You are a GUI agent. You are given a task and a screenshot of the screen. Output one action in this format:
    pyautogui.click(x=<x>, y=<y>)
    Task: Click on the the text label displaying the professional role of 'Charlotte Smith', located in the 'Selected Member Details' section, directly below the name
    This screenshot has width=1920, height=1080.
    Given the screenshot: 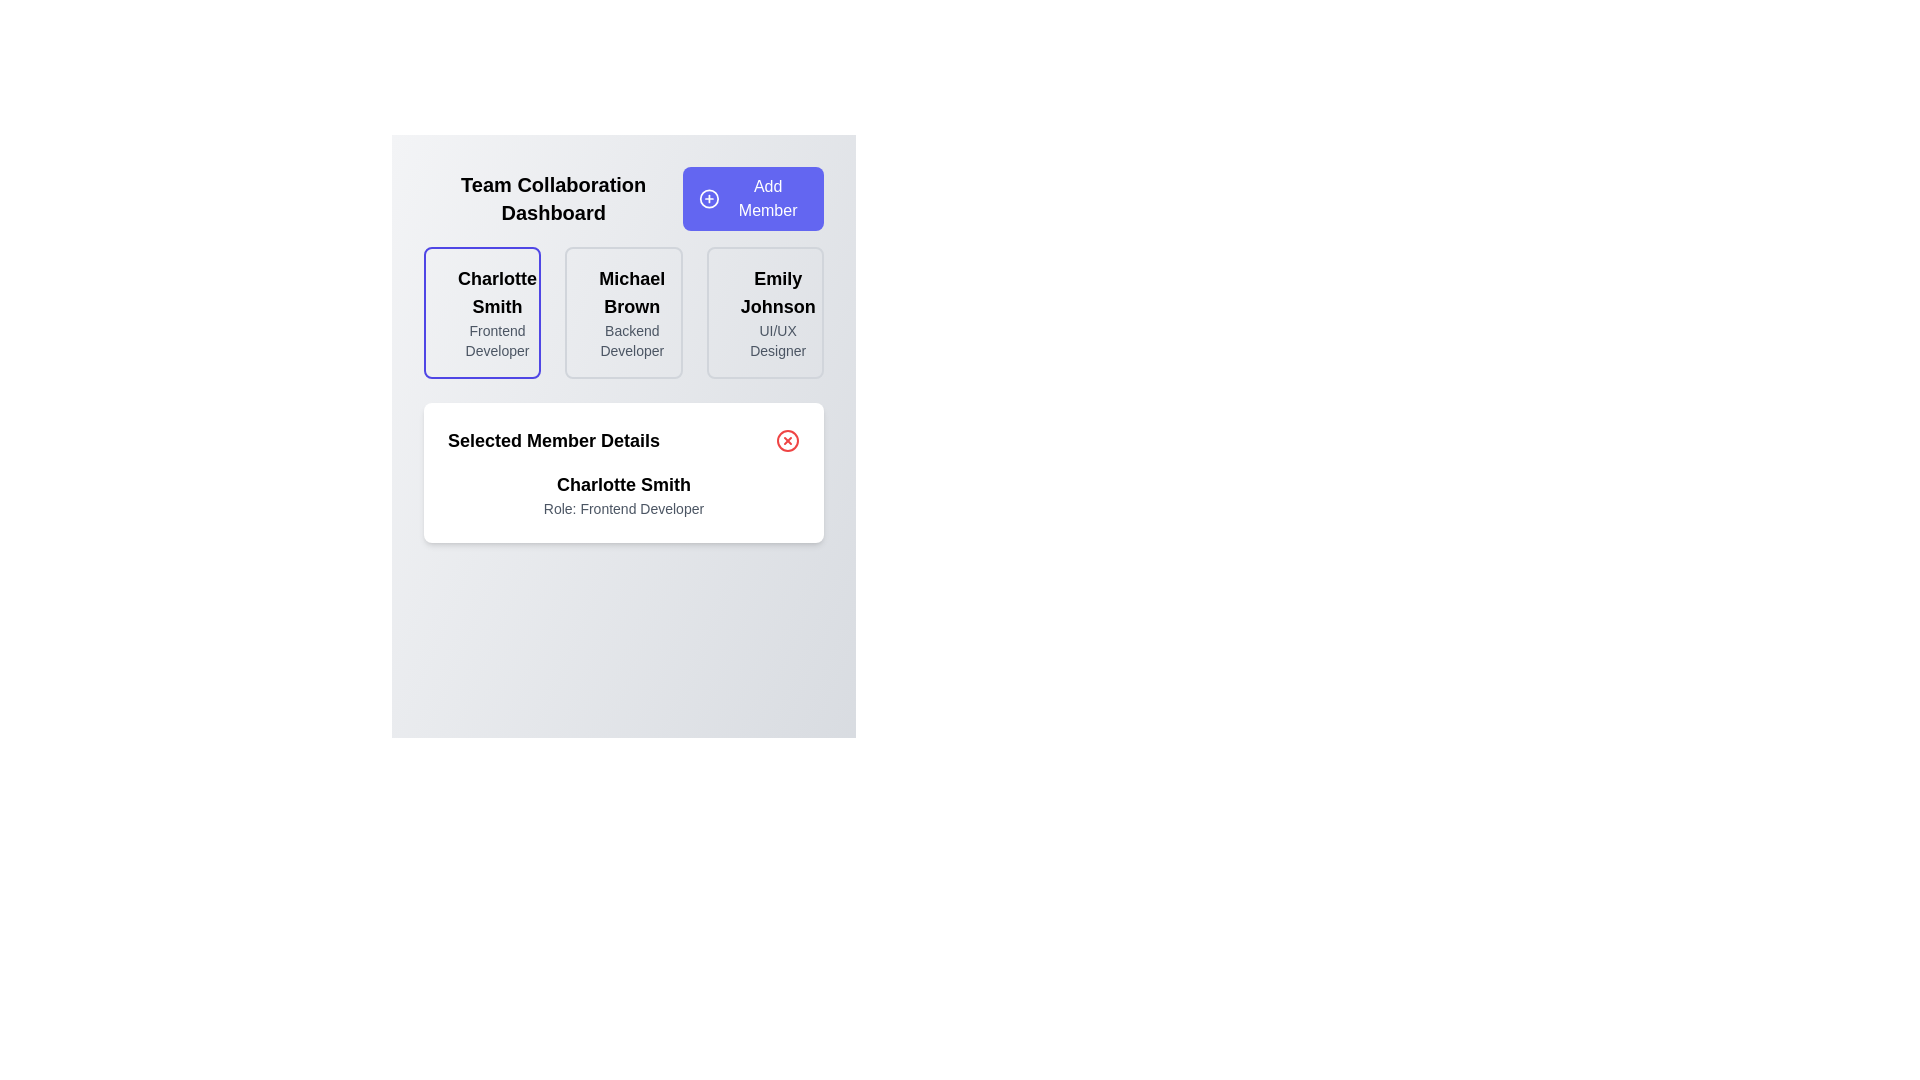 What is the action you would take?
    pyautogui.click(x=623, y=508)
    